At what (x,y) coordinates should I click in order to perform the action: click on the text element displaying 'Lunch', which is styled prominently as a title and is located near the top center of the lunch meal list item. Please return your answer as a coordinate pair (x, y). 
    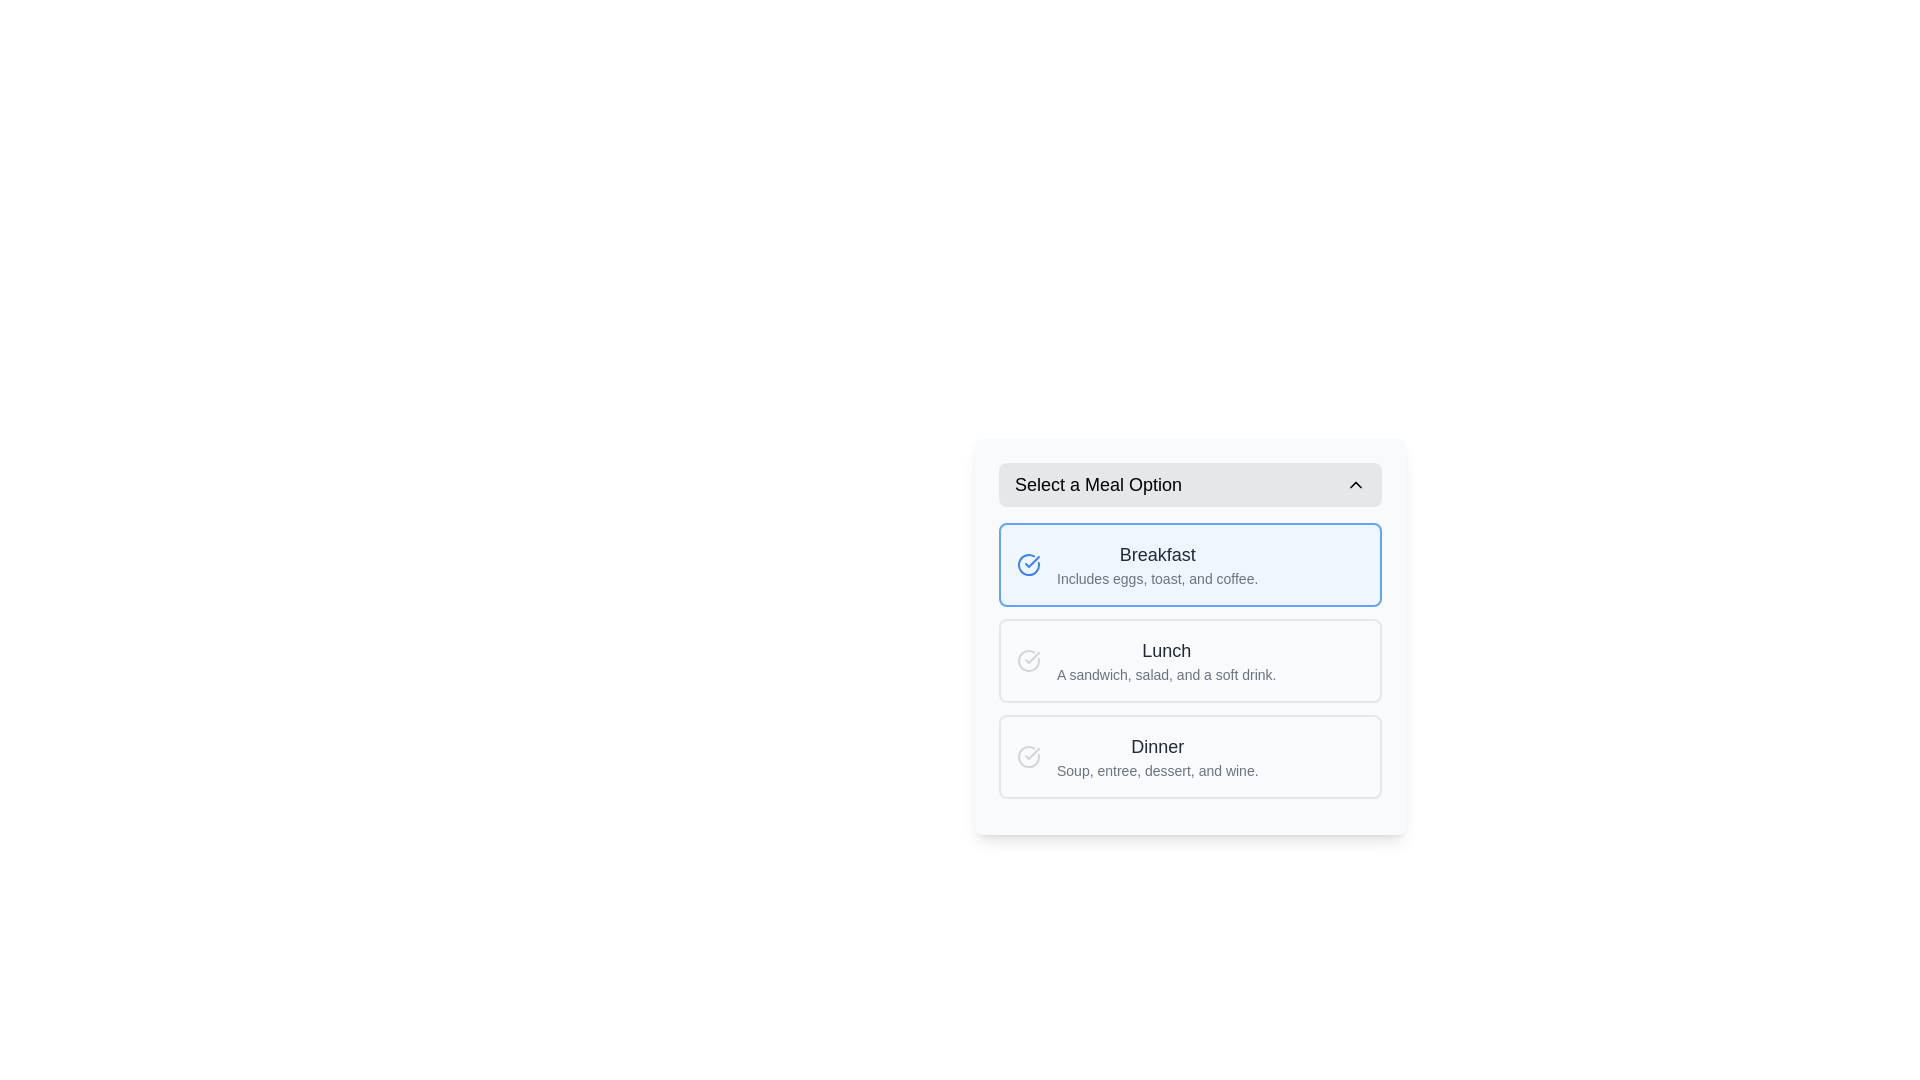
    Looking at the image, I should click on (1166, 651).